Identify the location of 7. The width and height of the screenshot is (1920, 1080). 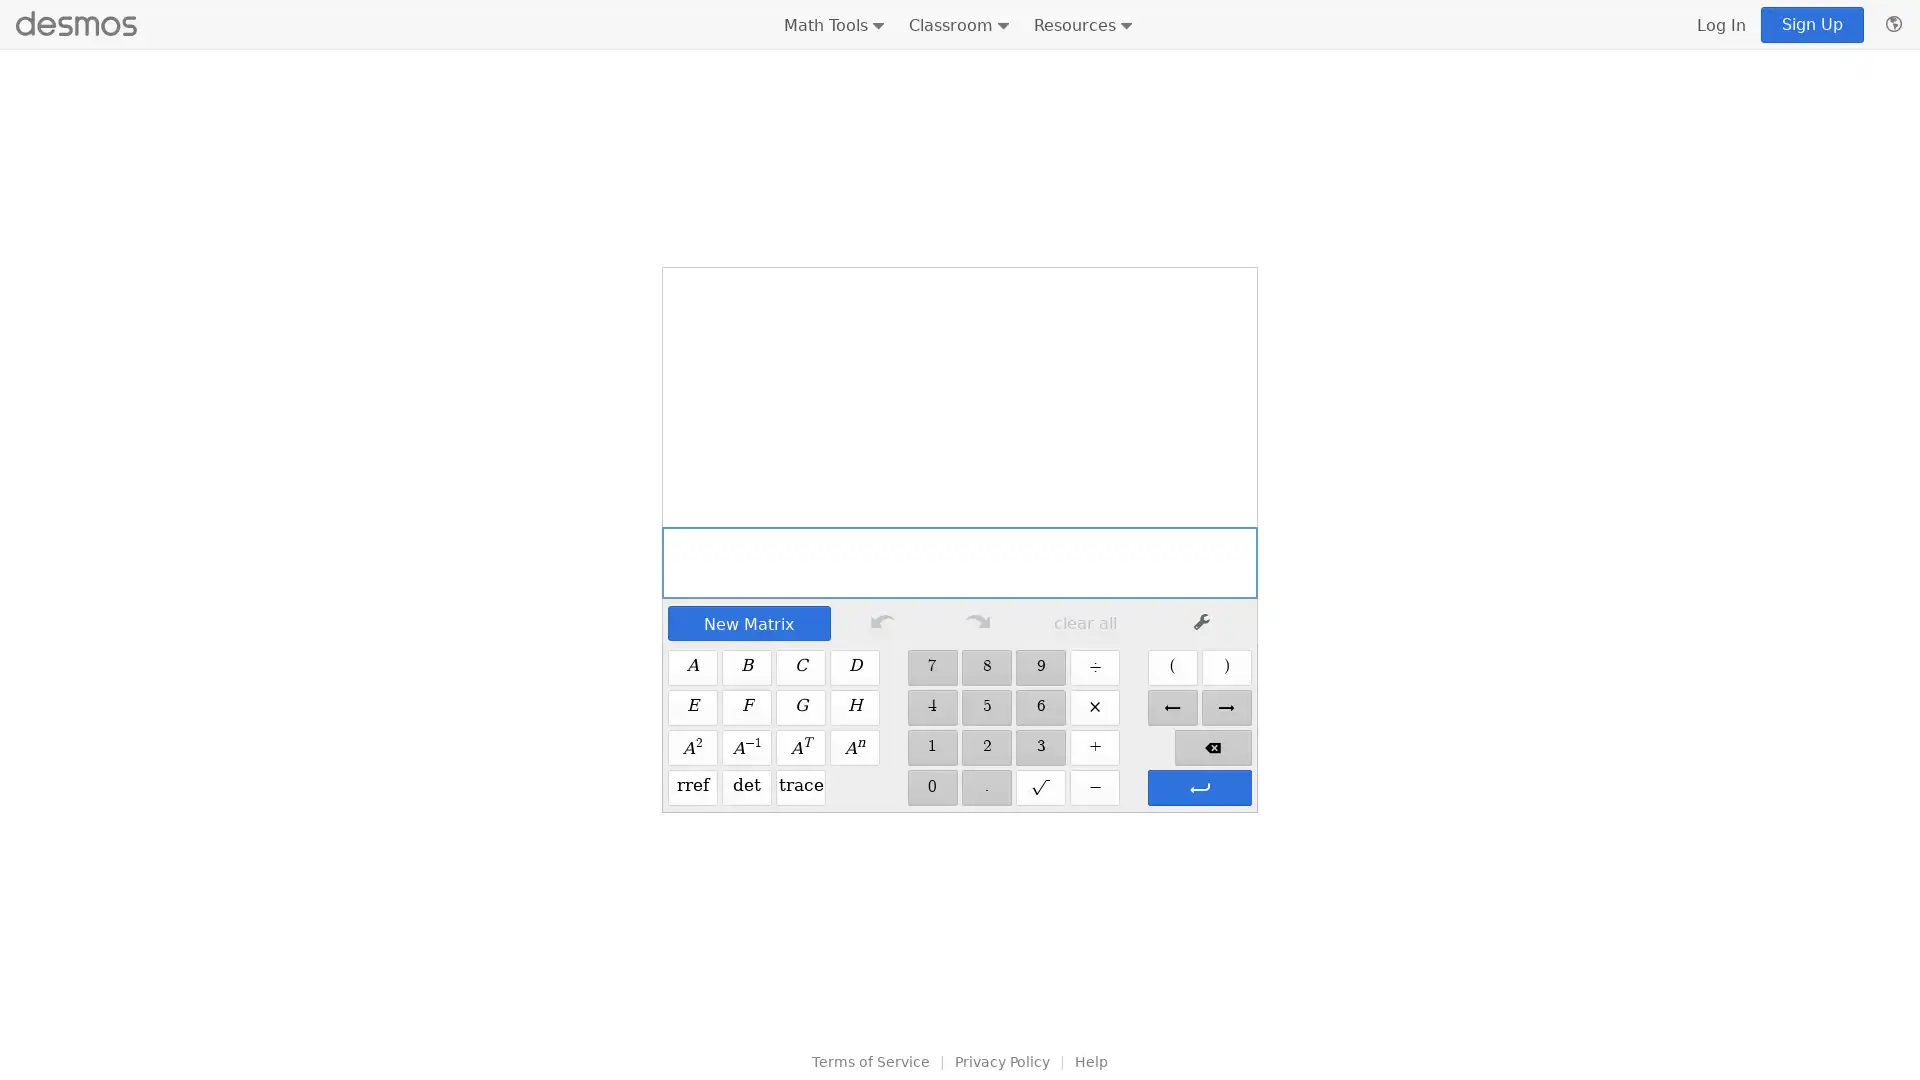
(930, 667).